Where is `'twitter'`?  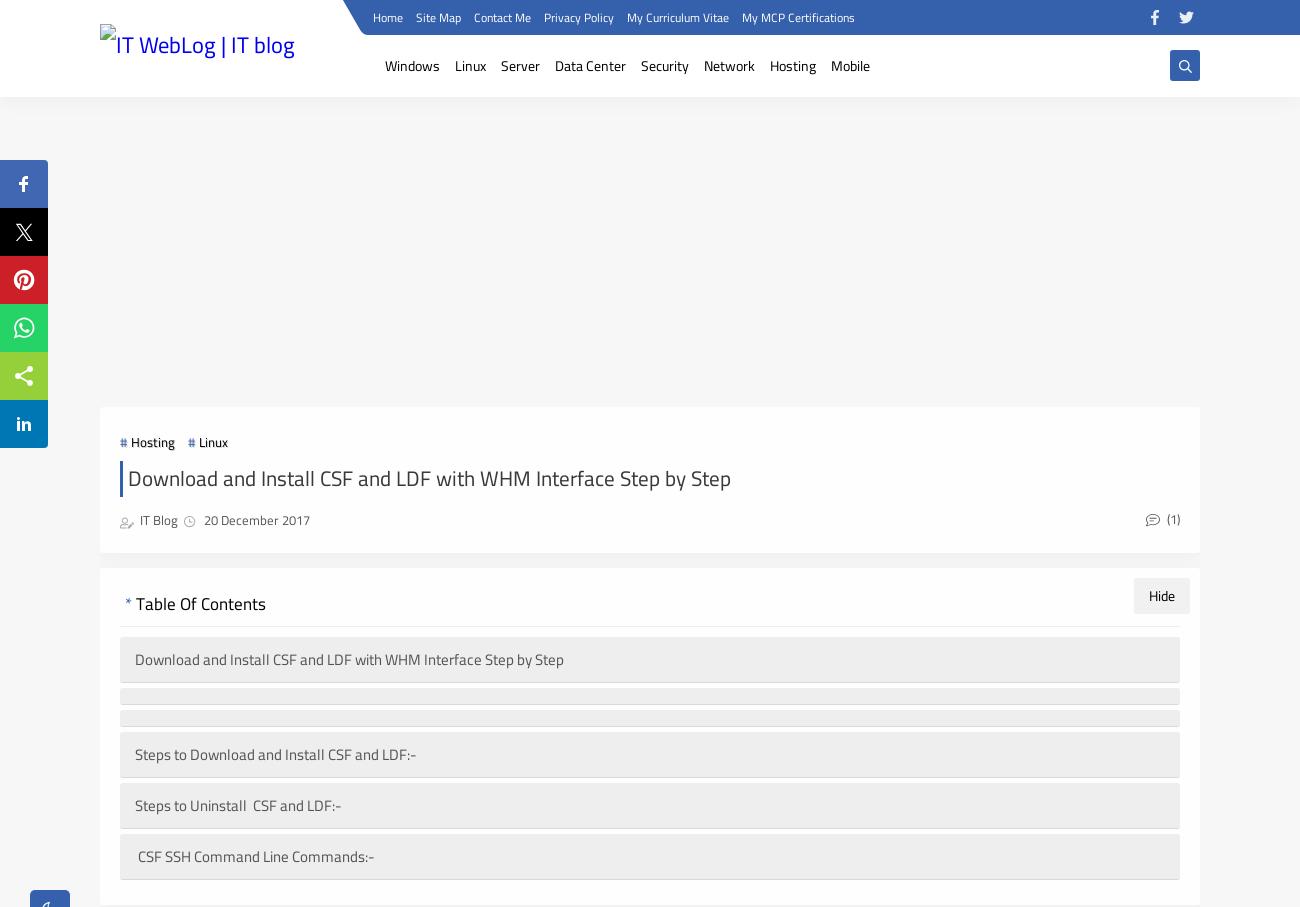 'twitter' is located at coordinates (468, 815).